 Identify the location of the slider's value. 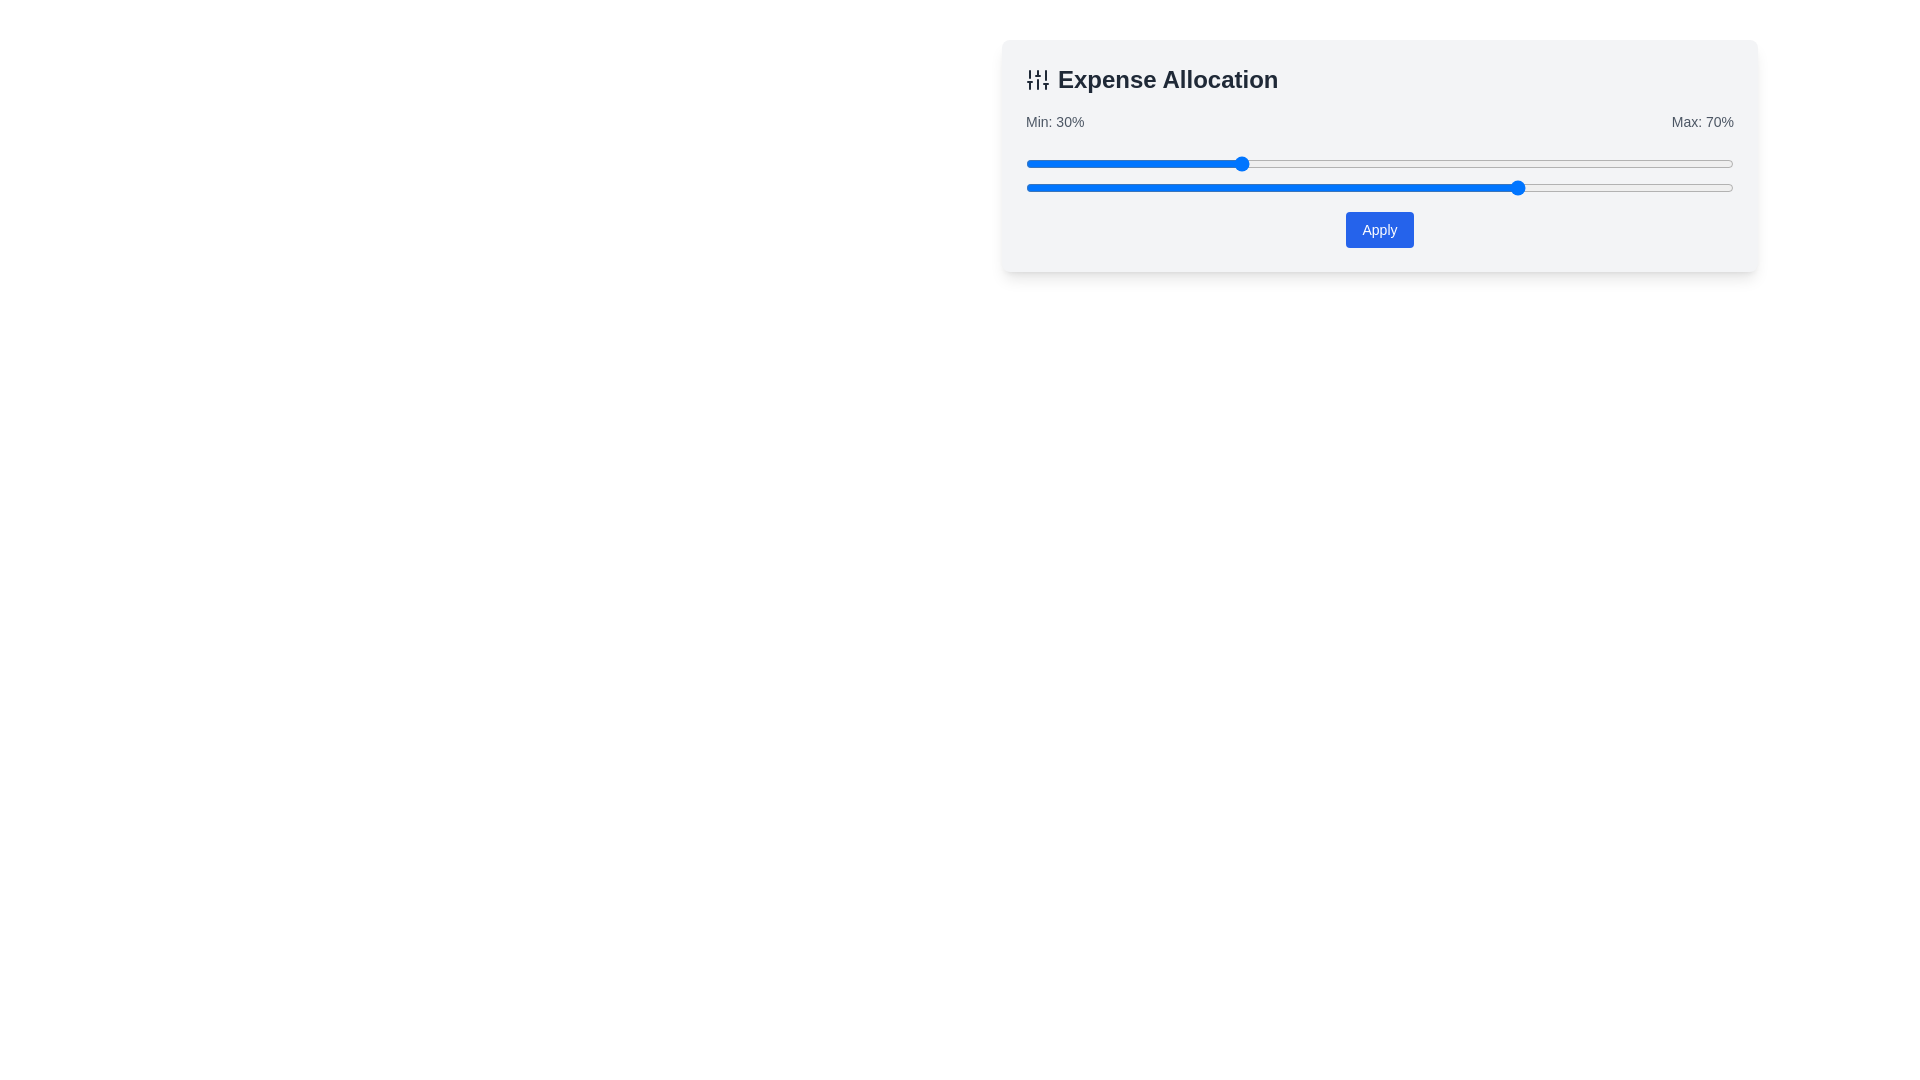
(1330, 188).